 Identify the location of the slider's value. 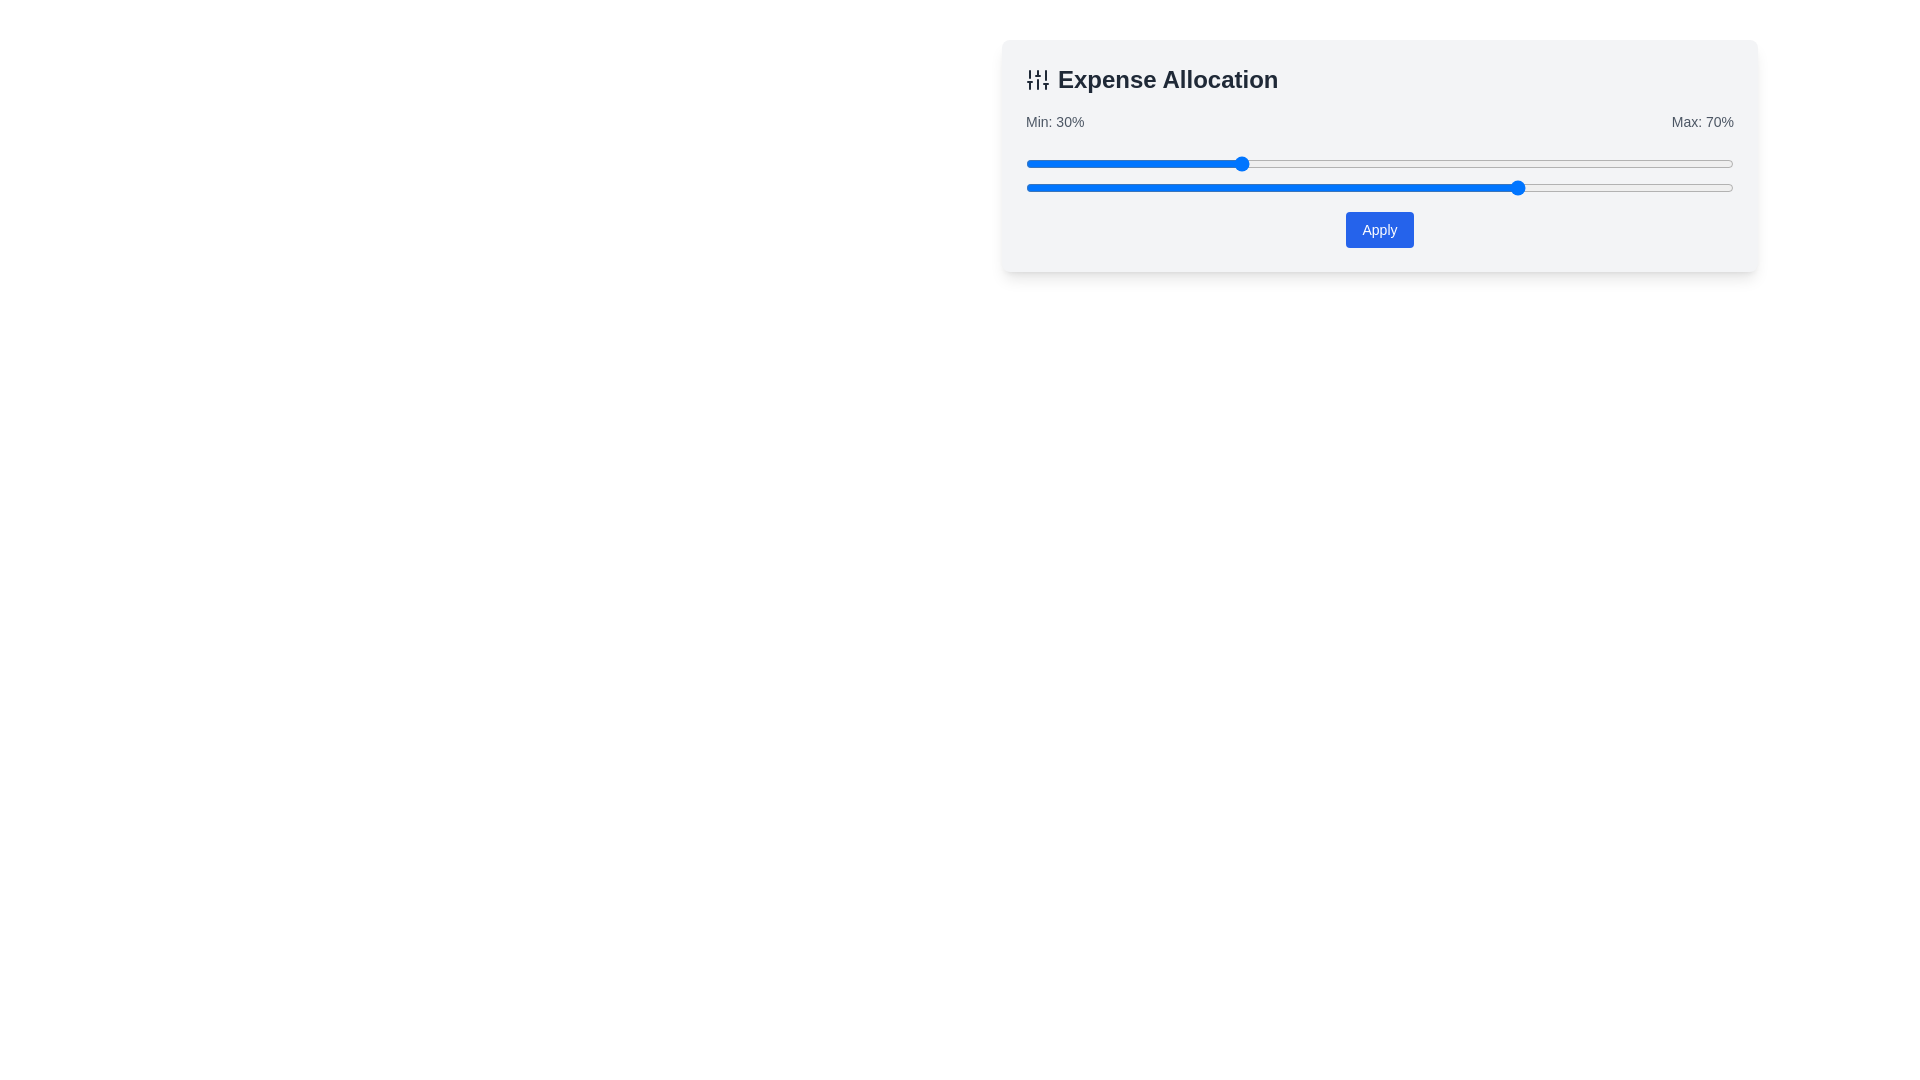
(1330, 188).